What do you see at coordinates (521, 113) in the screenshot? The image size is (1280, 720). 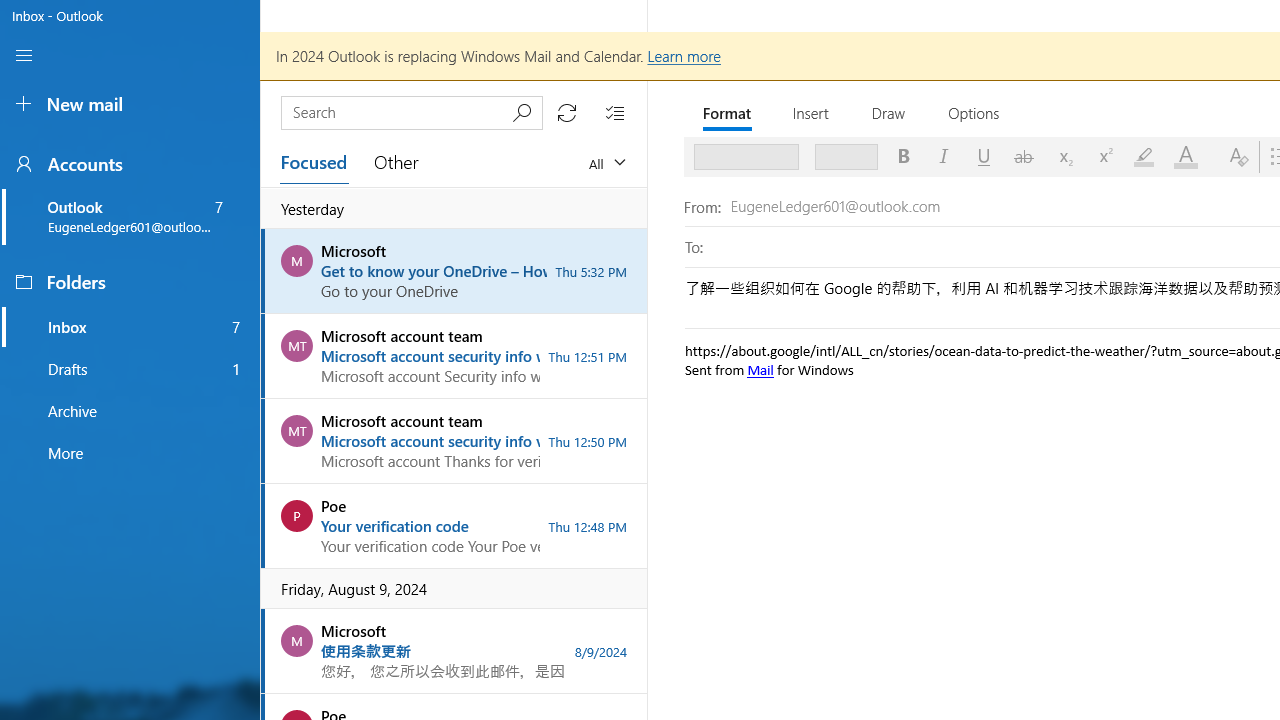 I see `'Submit search'` at bounding box center [521, 113].